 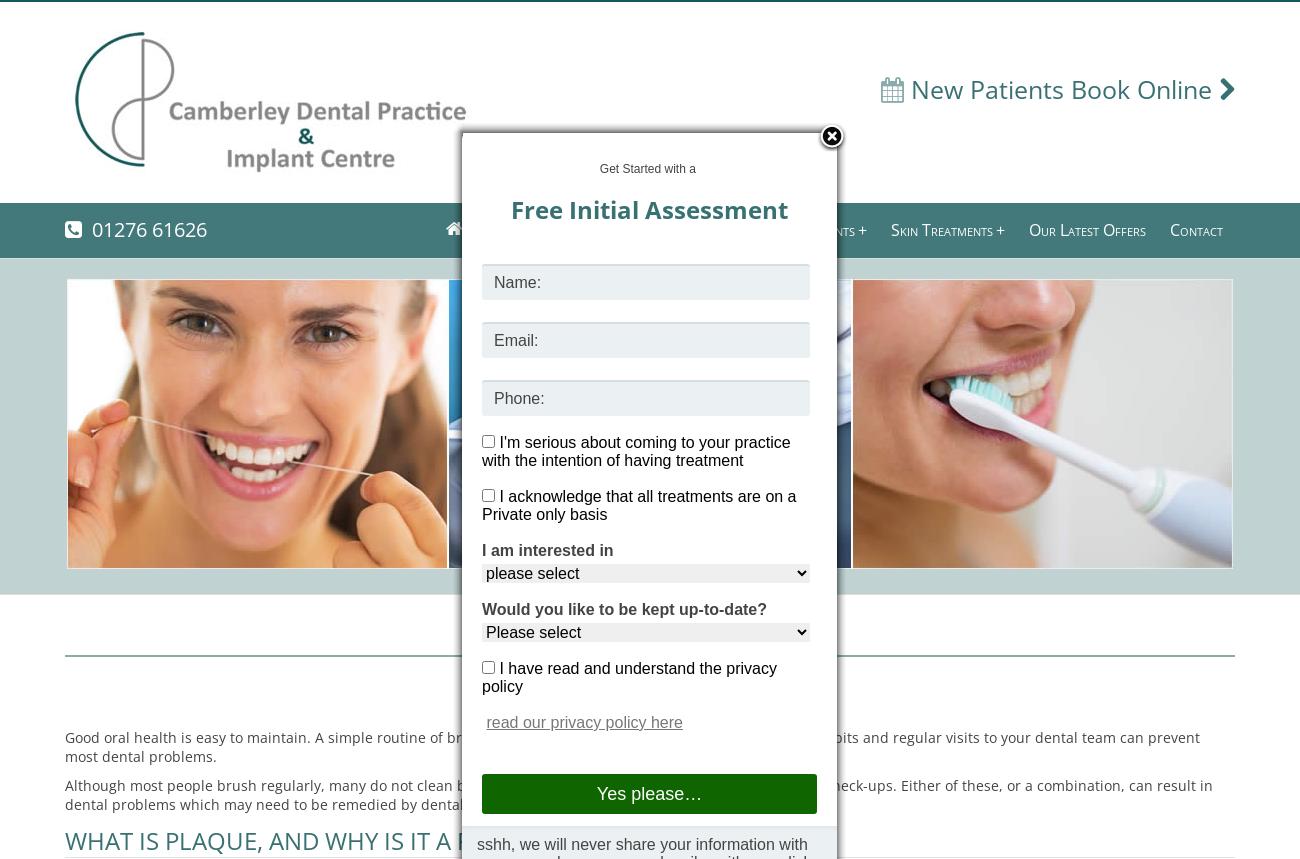 What do you see at coordinates (638, 793) in the screenshot?
I see `'Although most people brush regularly, many do not clean between   their teeth. Some people neglect their dental check-ups. Either of   these, or a combination, can result in dental problems which may need to   be remedied by dental professionals.'` at bounding box center [638, 793].